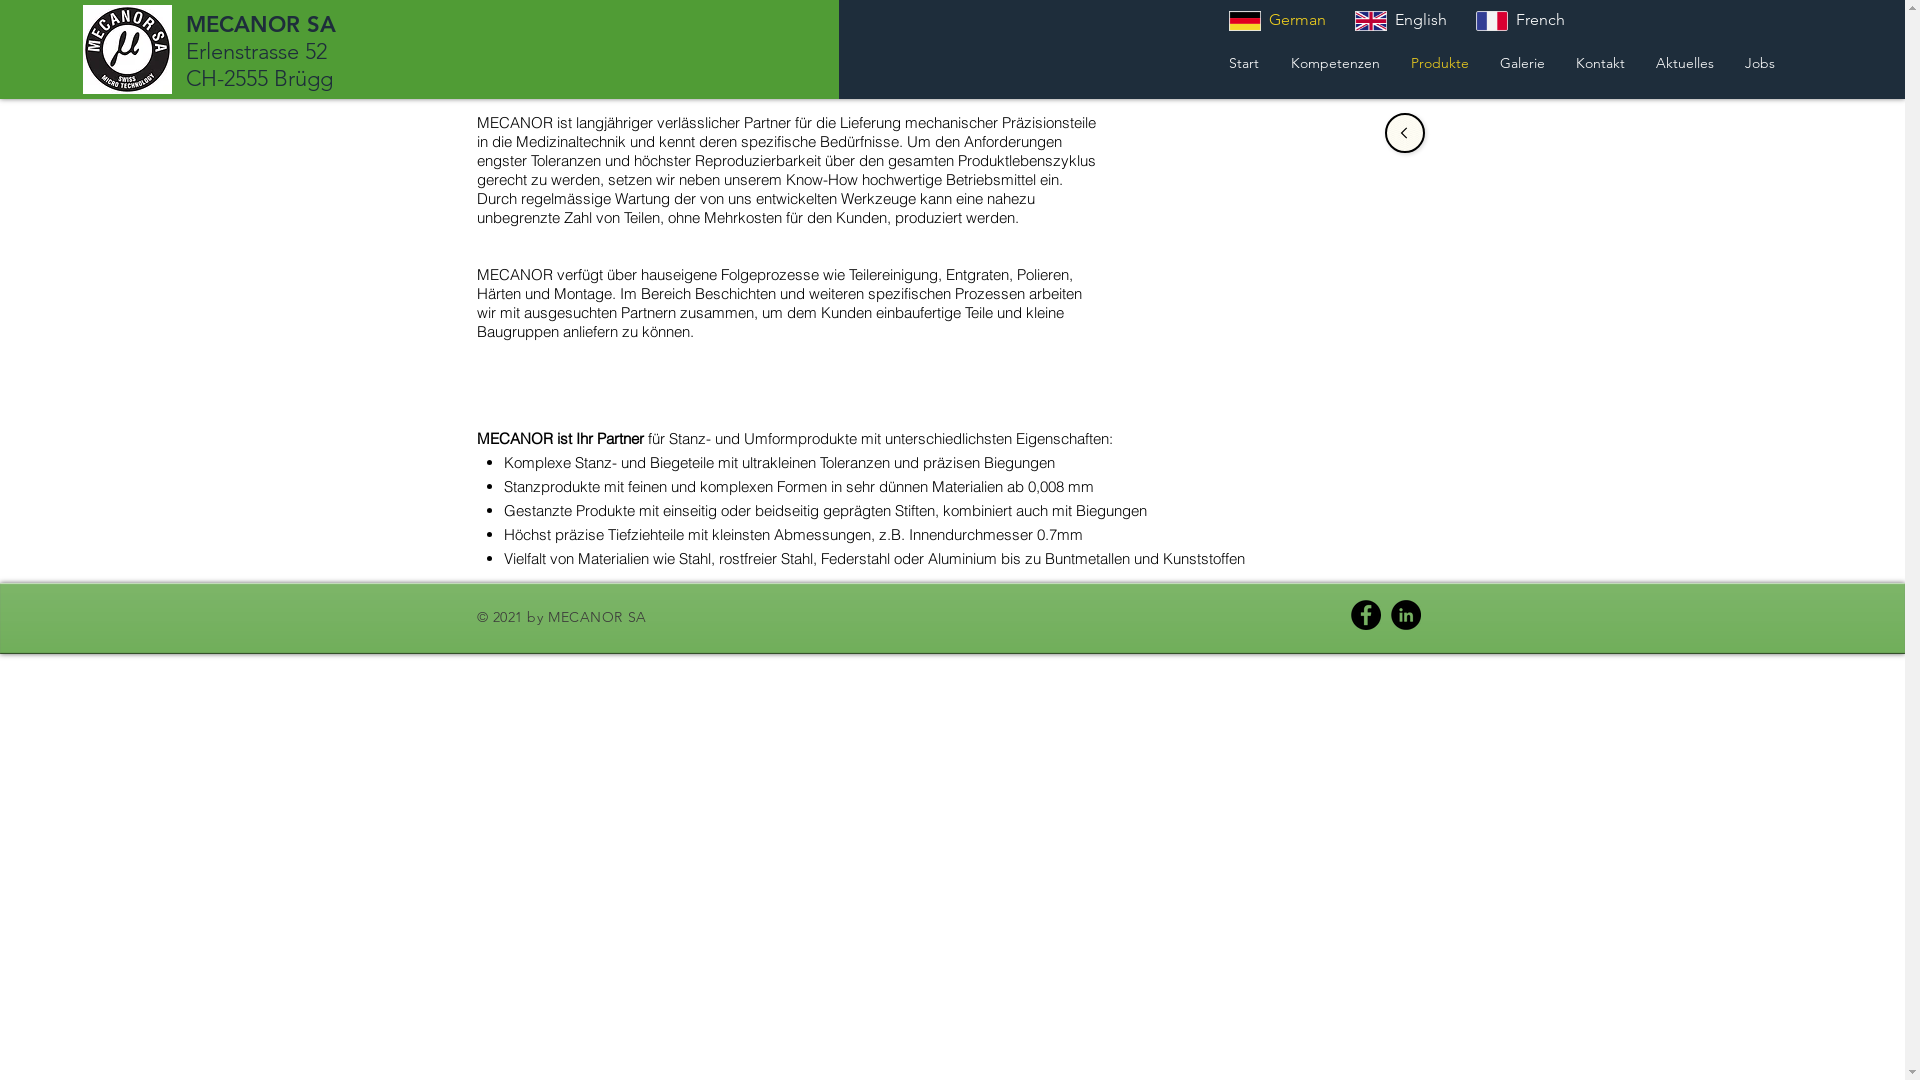 The image size is (1920, 1080). I want to click on 'Erlenstrasse 52', so click(255, 50).